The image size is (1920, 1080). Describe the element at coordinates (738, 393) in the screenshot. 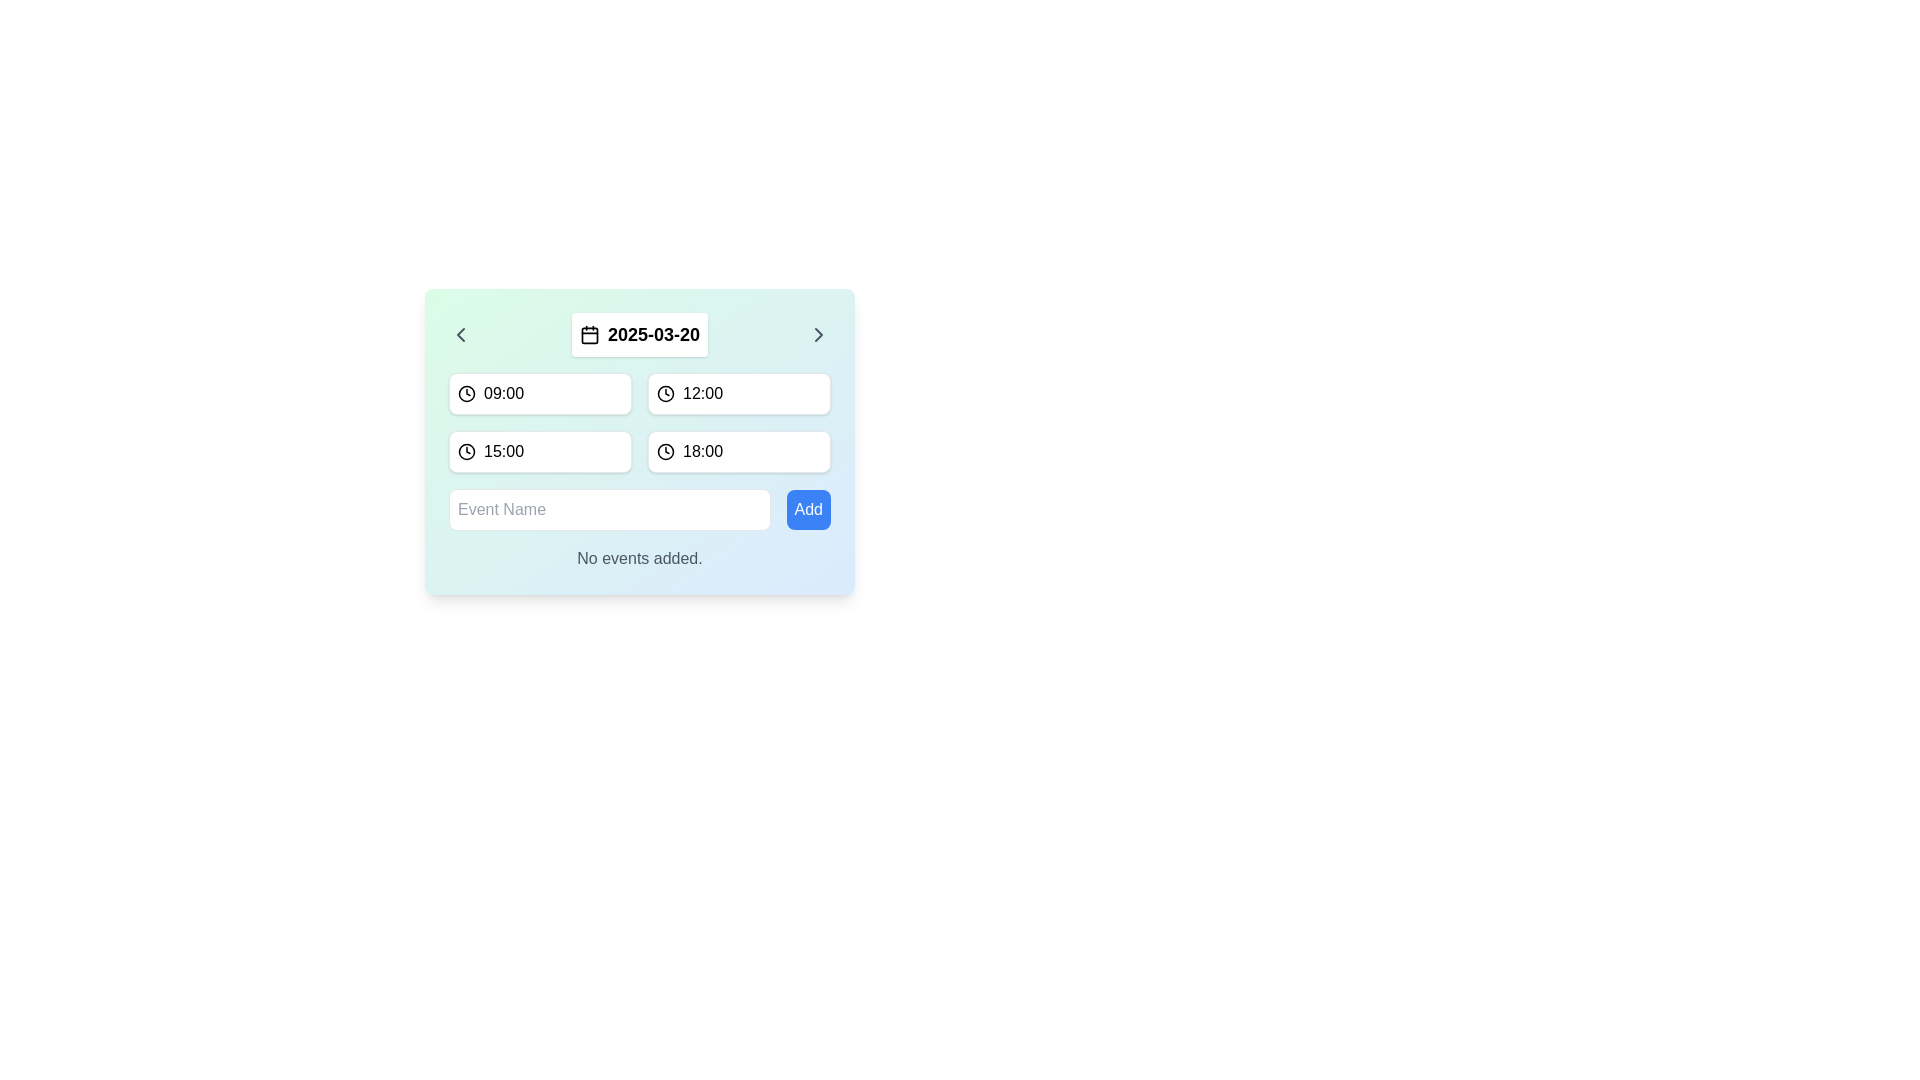

I see `the button representing the time '12:00' located in the top-right portion of a grid layout of four buttons, directly to the right of the '09:00' button` at that location.